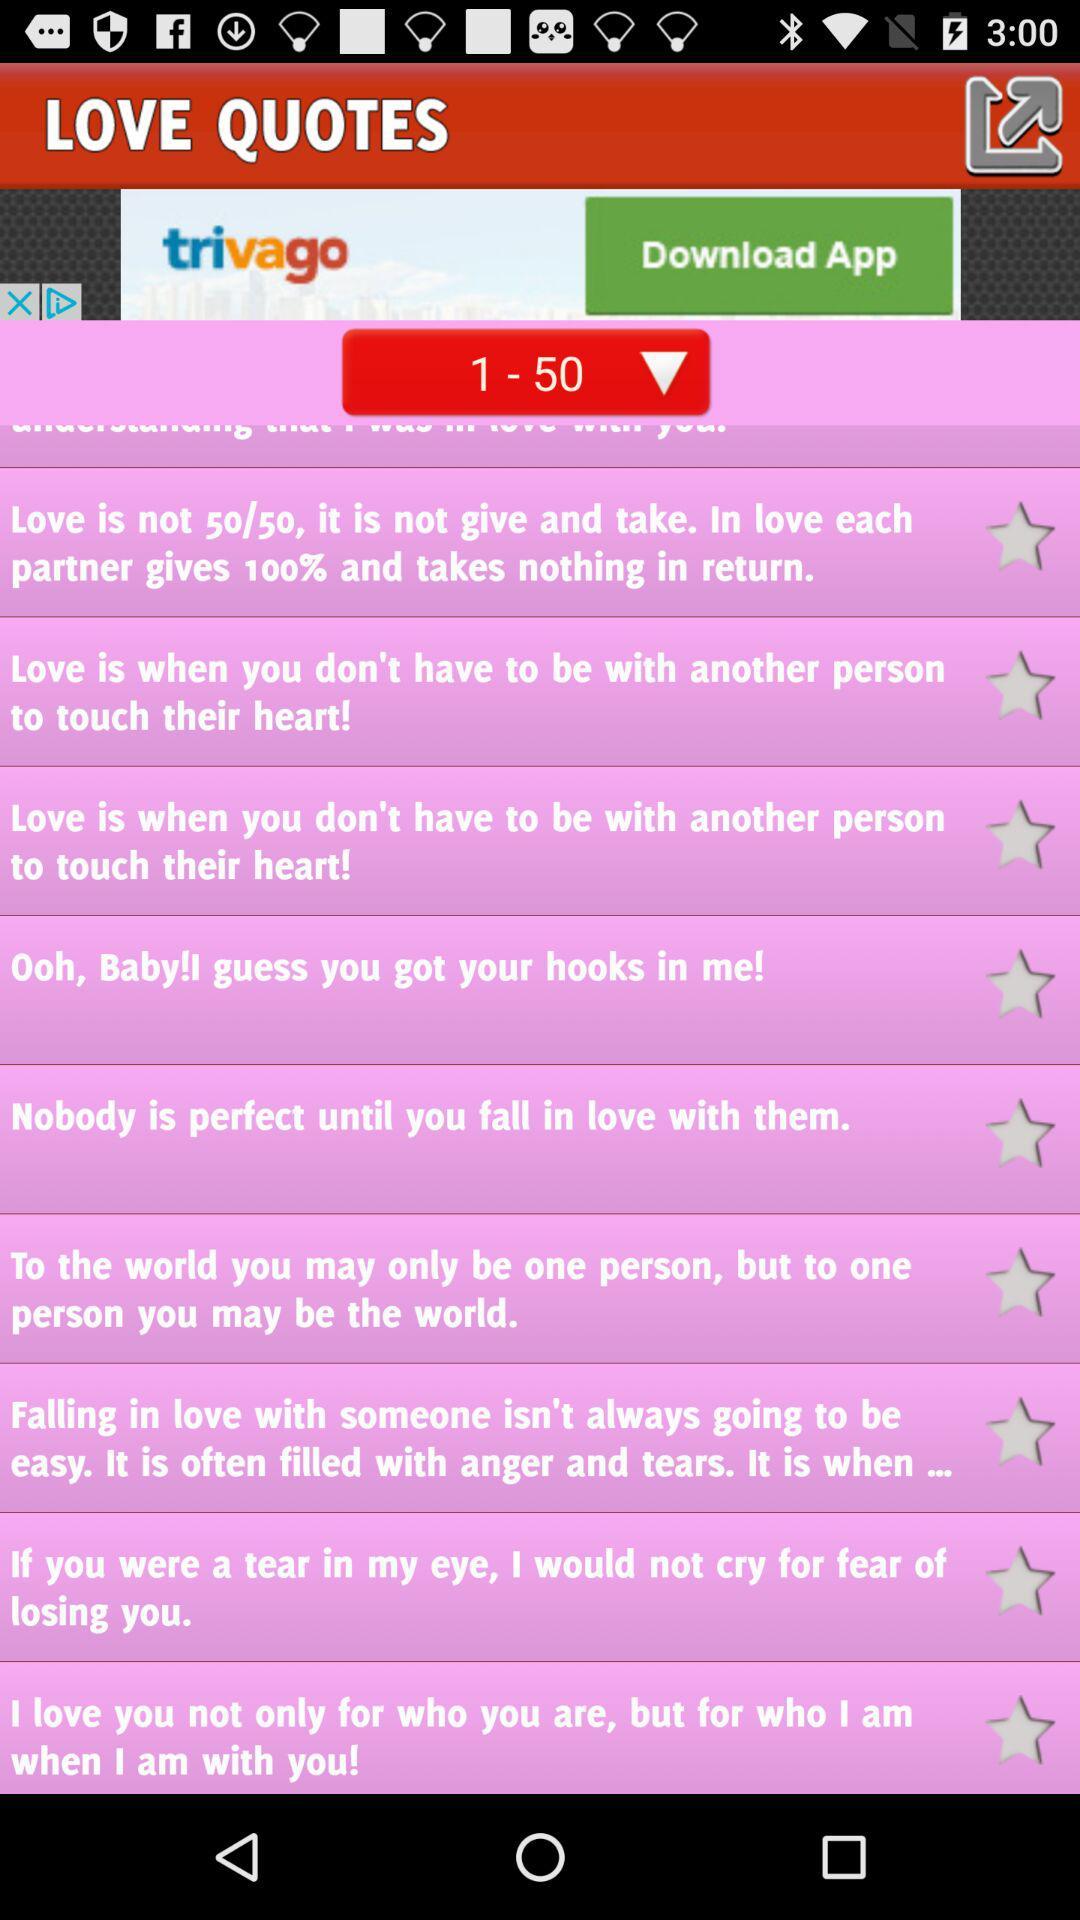  Describe the element at coordinates (1032, 1729) in the screenshot. I see `adds to favorites` at that location.